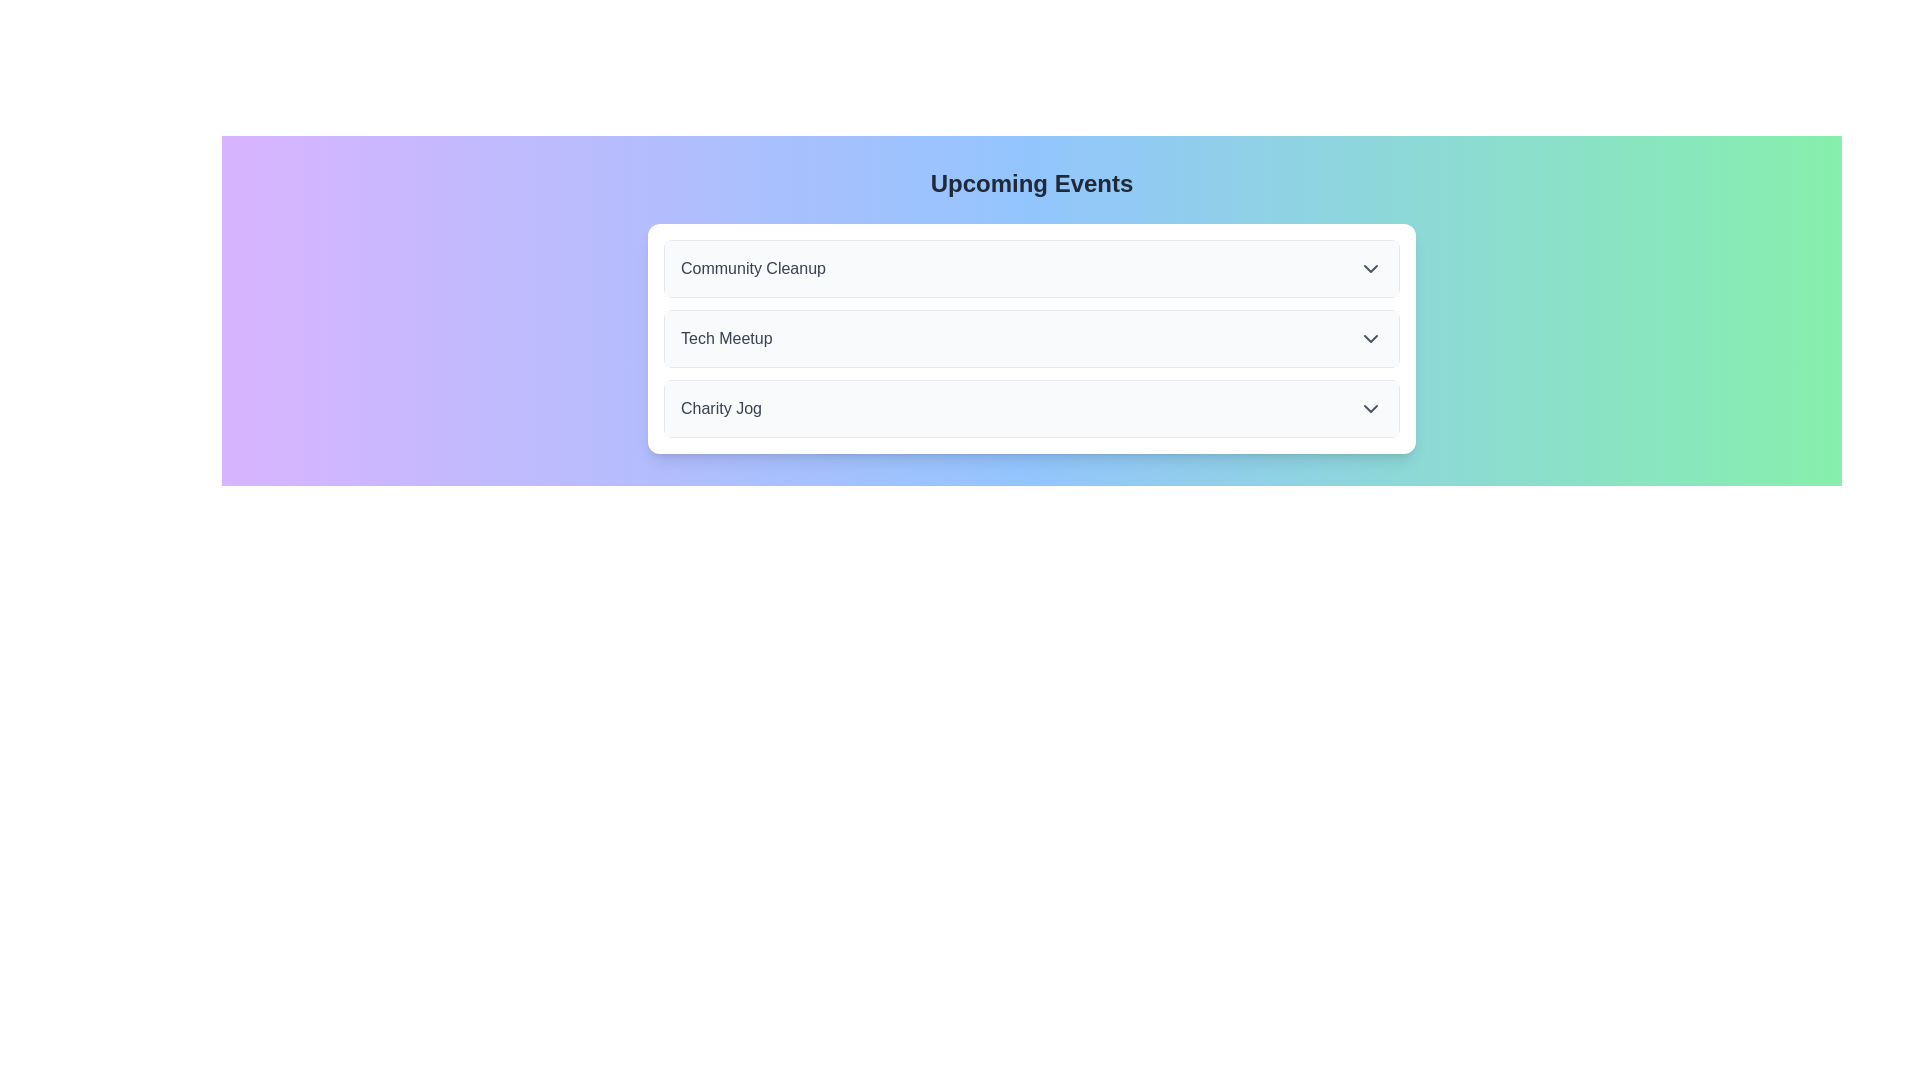 The image size is (1920, 1080). What do you see at coordinates (1370, 338) in the screenshot?
I see `the chevron down indicator` at bounding box center [1370, 338].